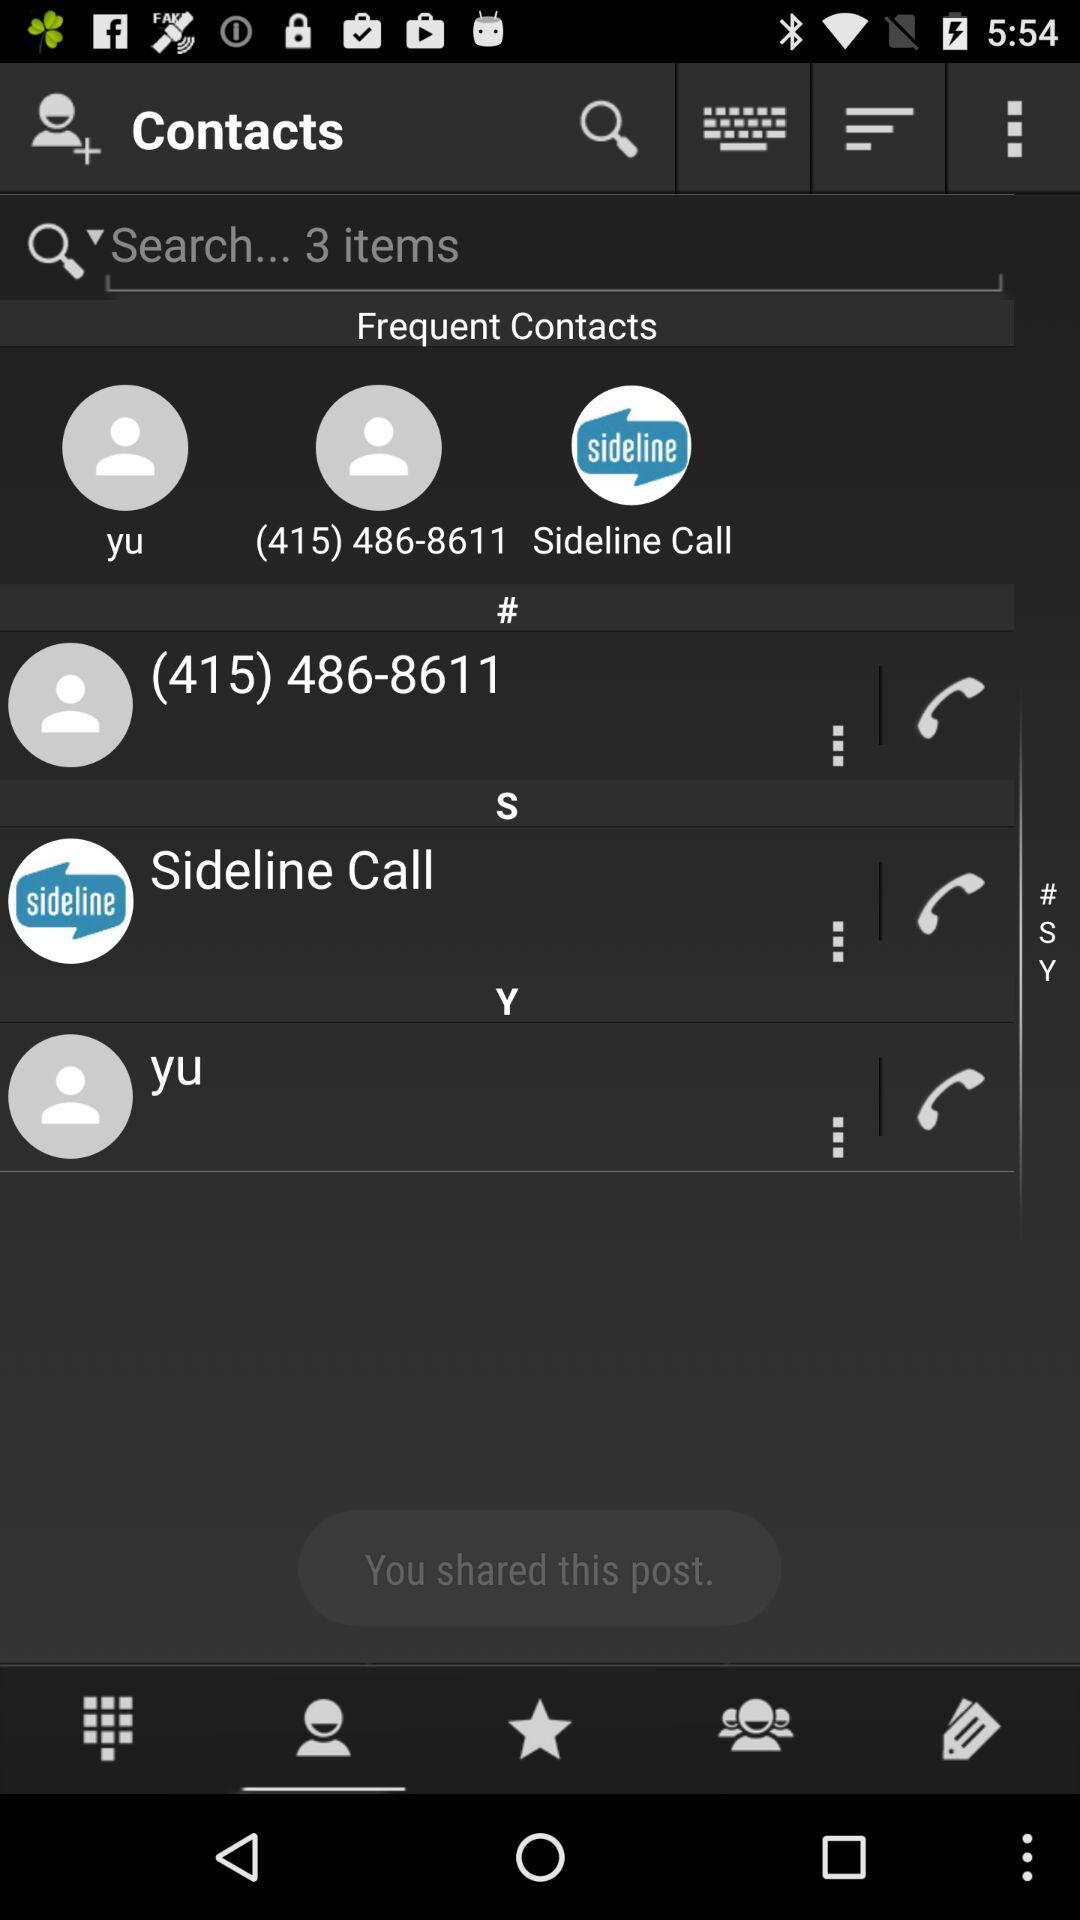  What do you see at coordinates (947, 1096) in the screenshot?
I see `phone button` at bounding box center [947, 1096].